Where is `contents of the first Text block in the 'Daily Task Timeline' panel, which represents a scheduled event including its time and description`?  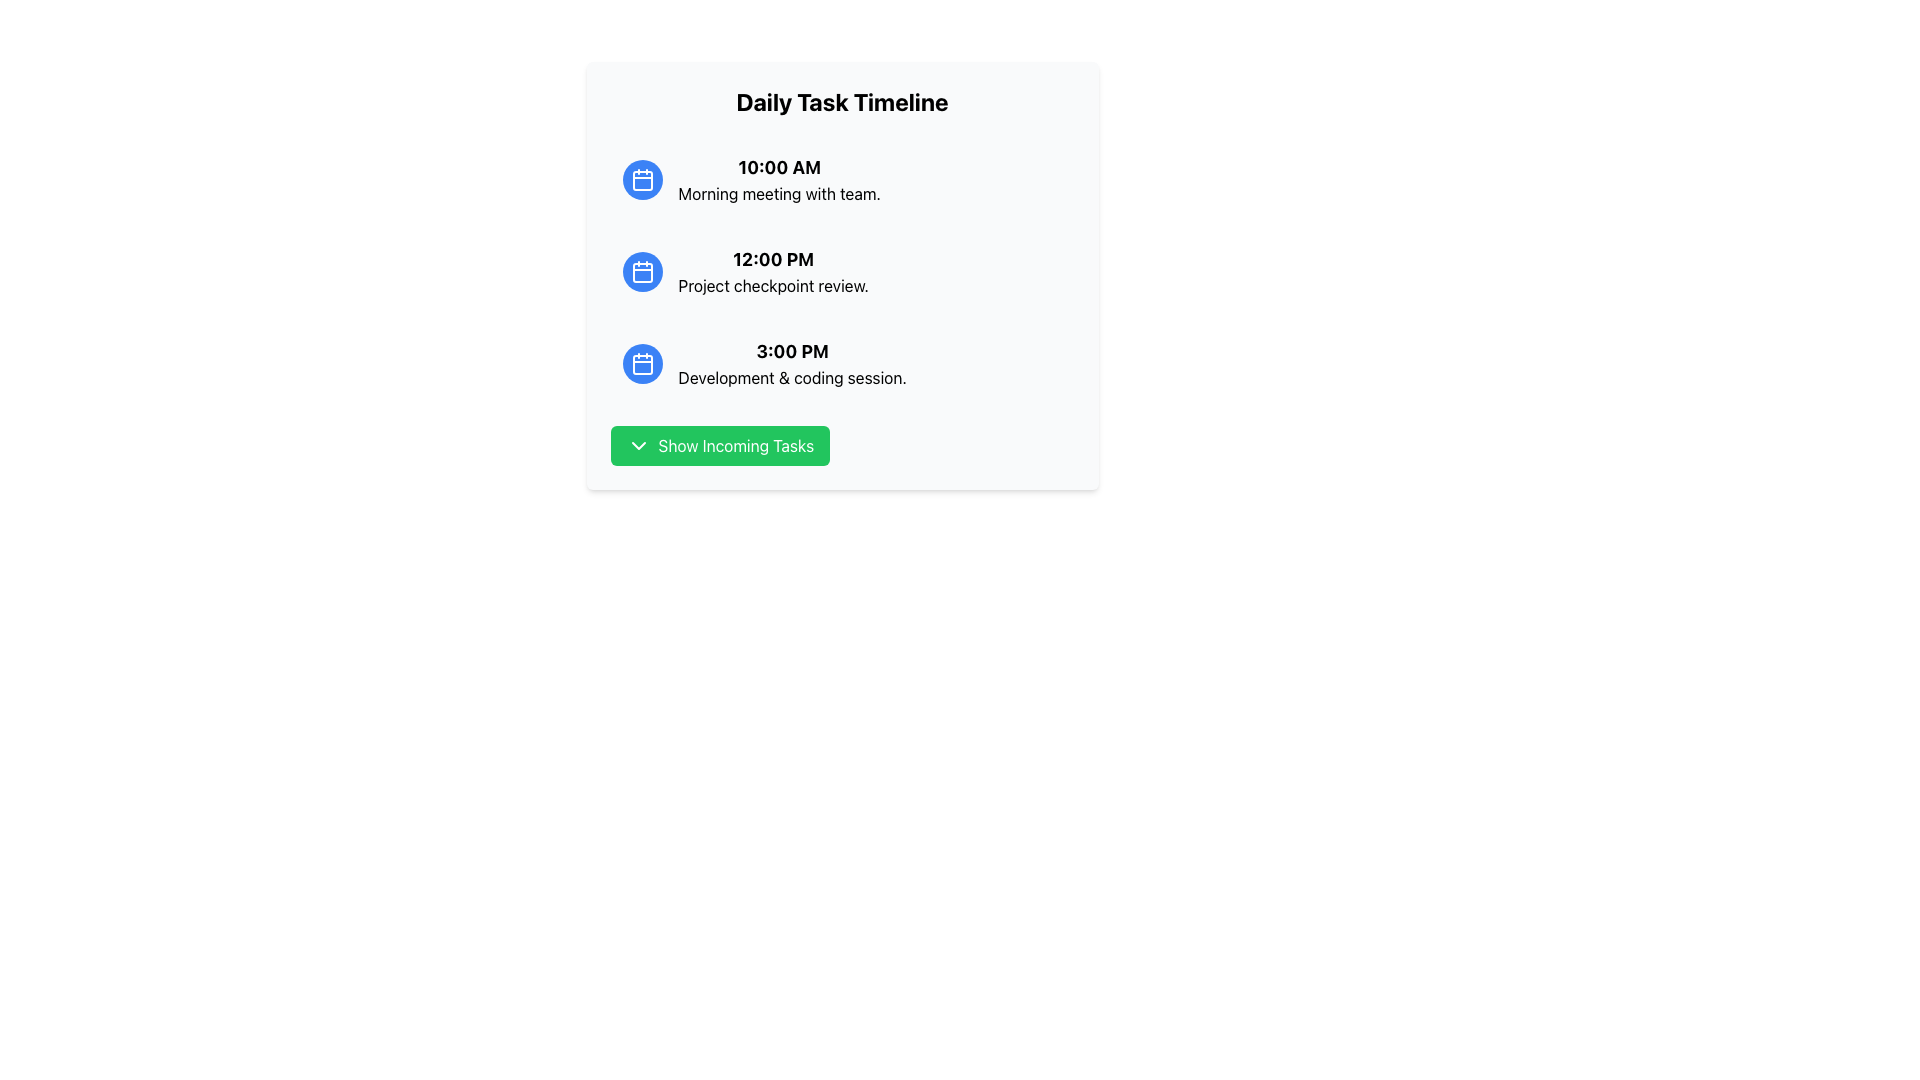
contents of the first Text block in the 'Daily Task Timeline' panel, which represents a scheduled event including its time and description is located at coordinates (778, 180).